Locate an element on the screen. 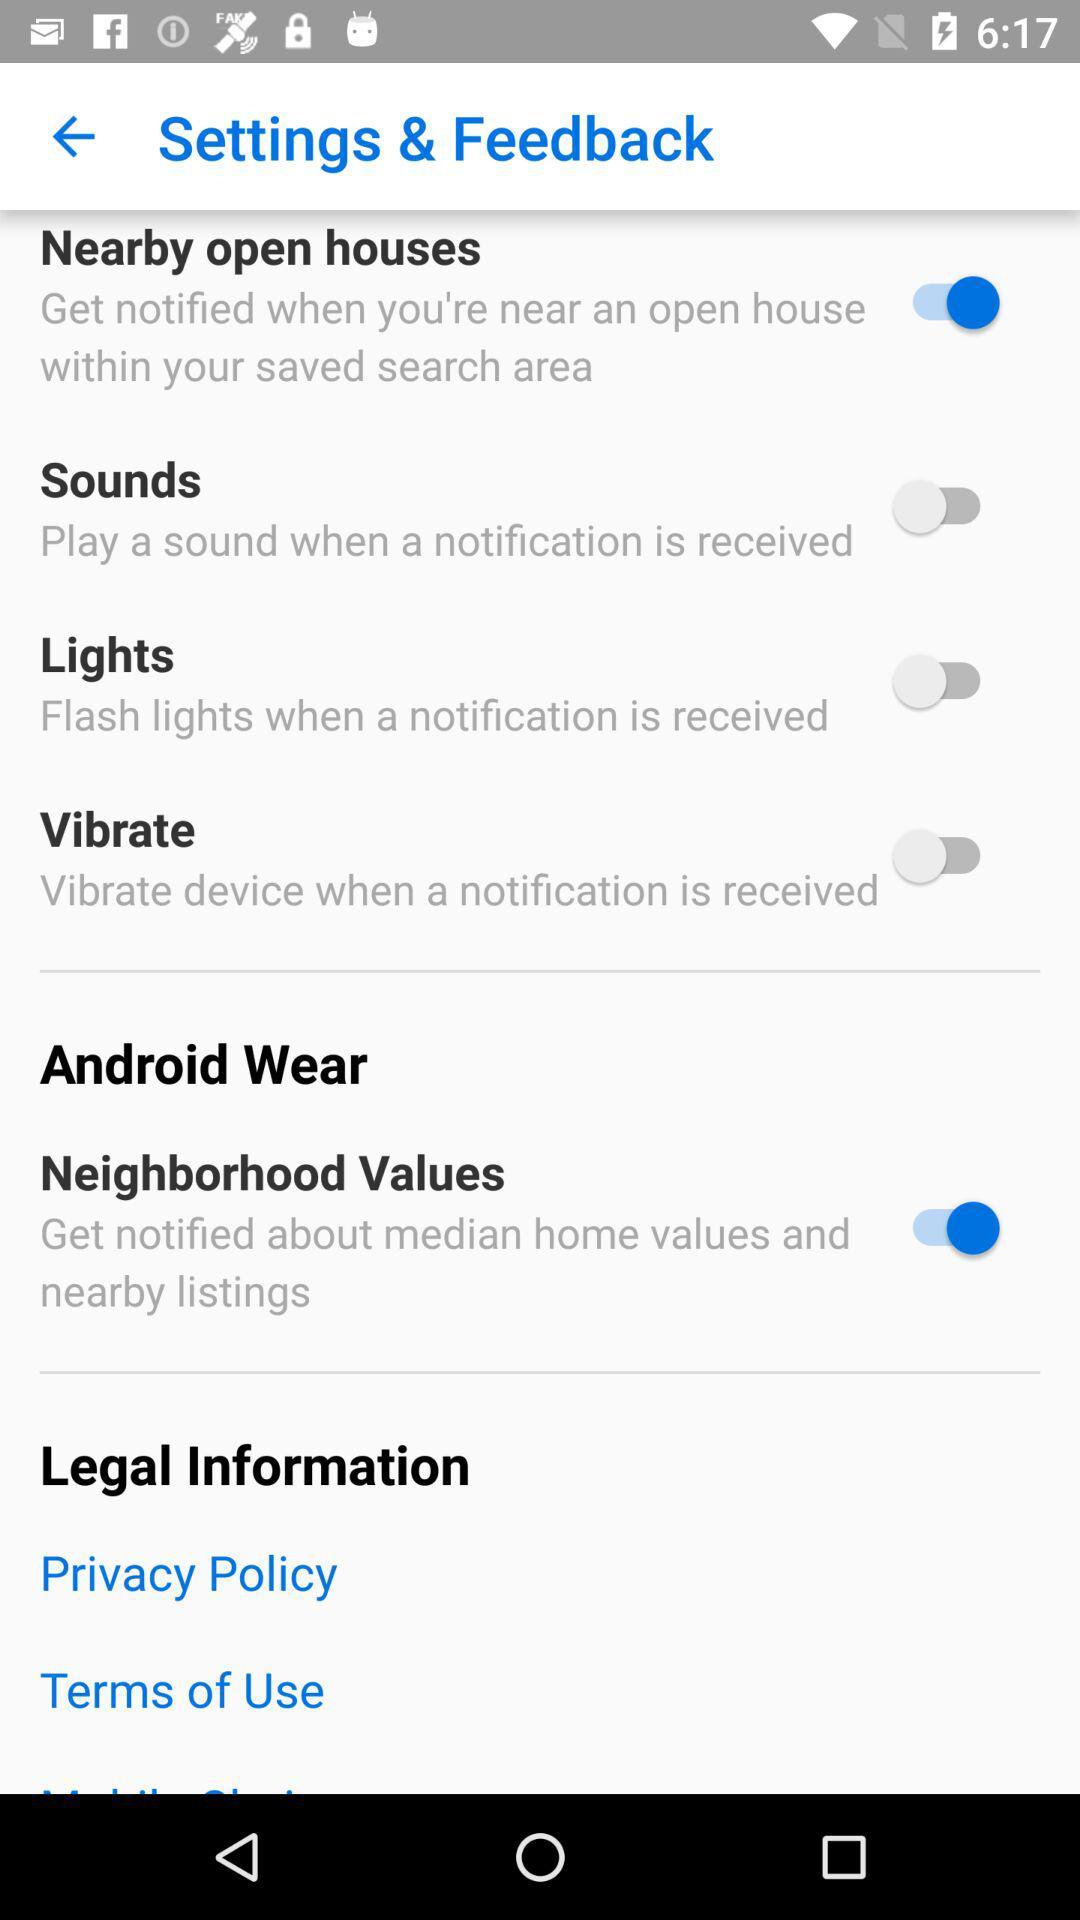  on is located at coordinates (945, 856).